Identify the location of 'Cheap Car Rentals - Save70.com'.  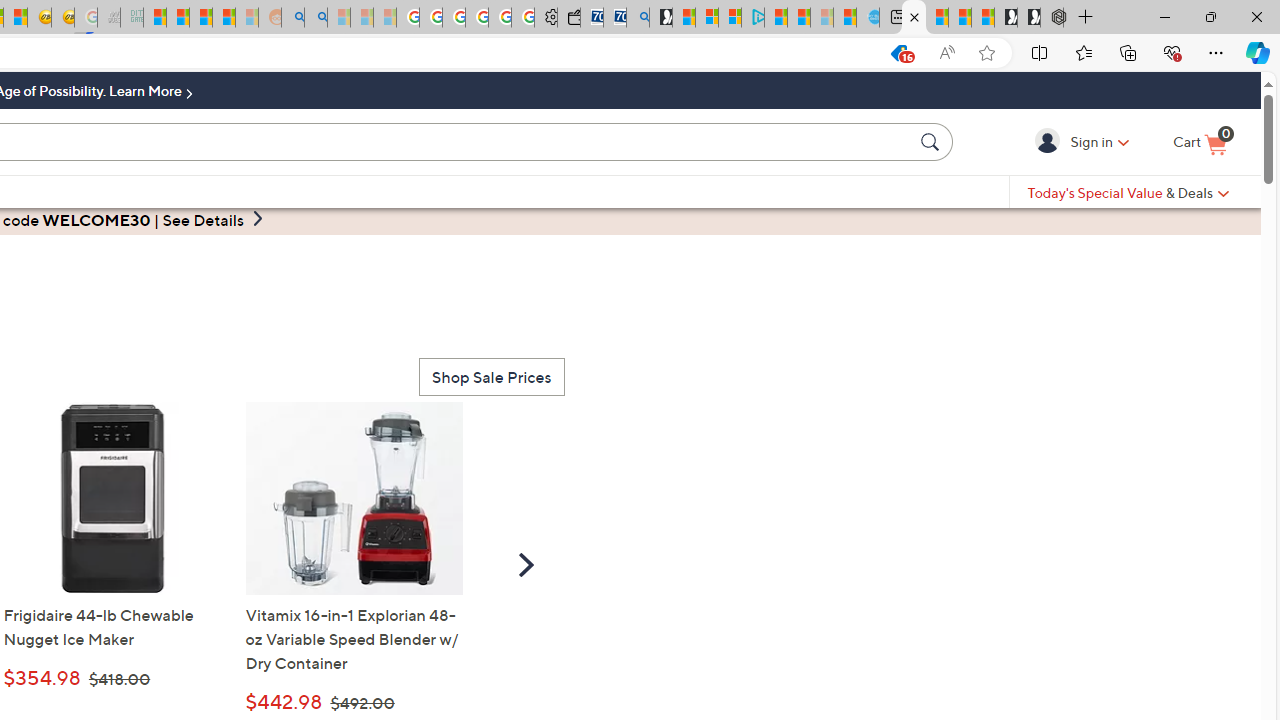
(614, 17).